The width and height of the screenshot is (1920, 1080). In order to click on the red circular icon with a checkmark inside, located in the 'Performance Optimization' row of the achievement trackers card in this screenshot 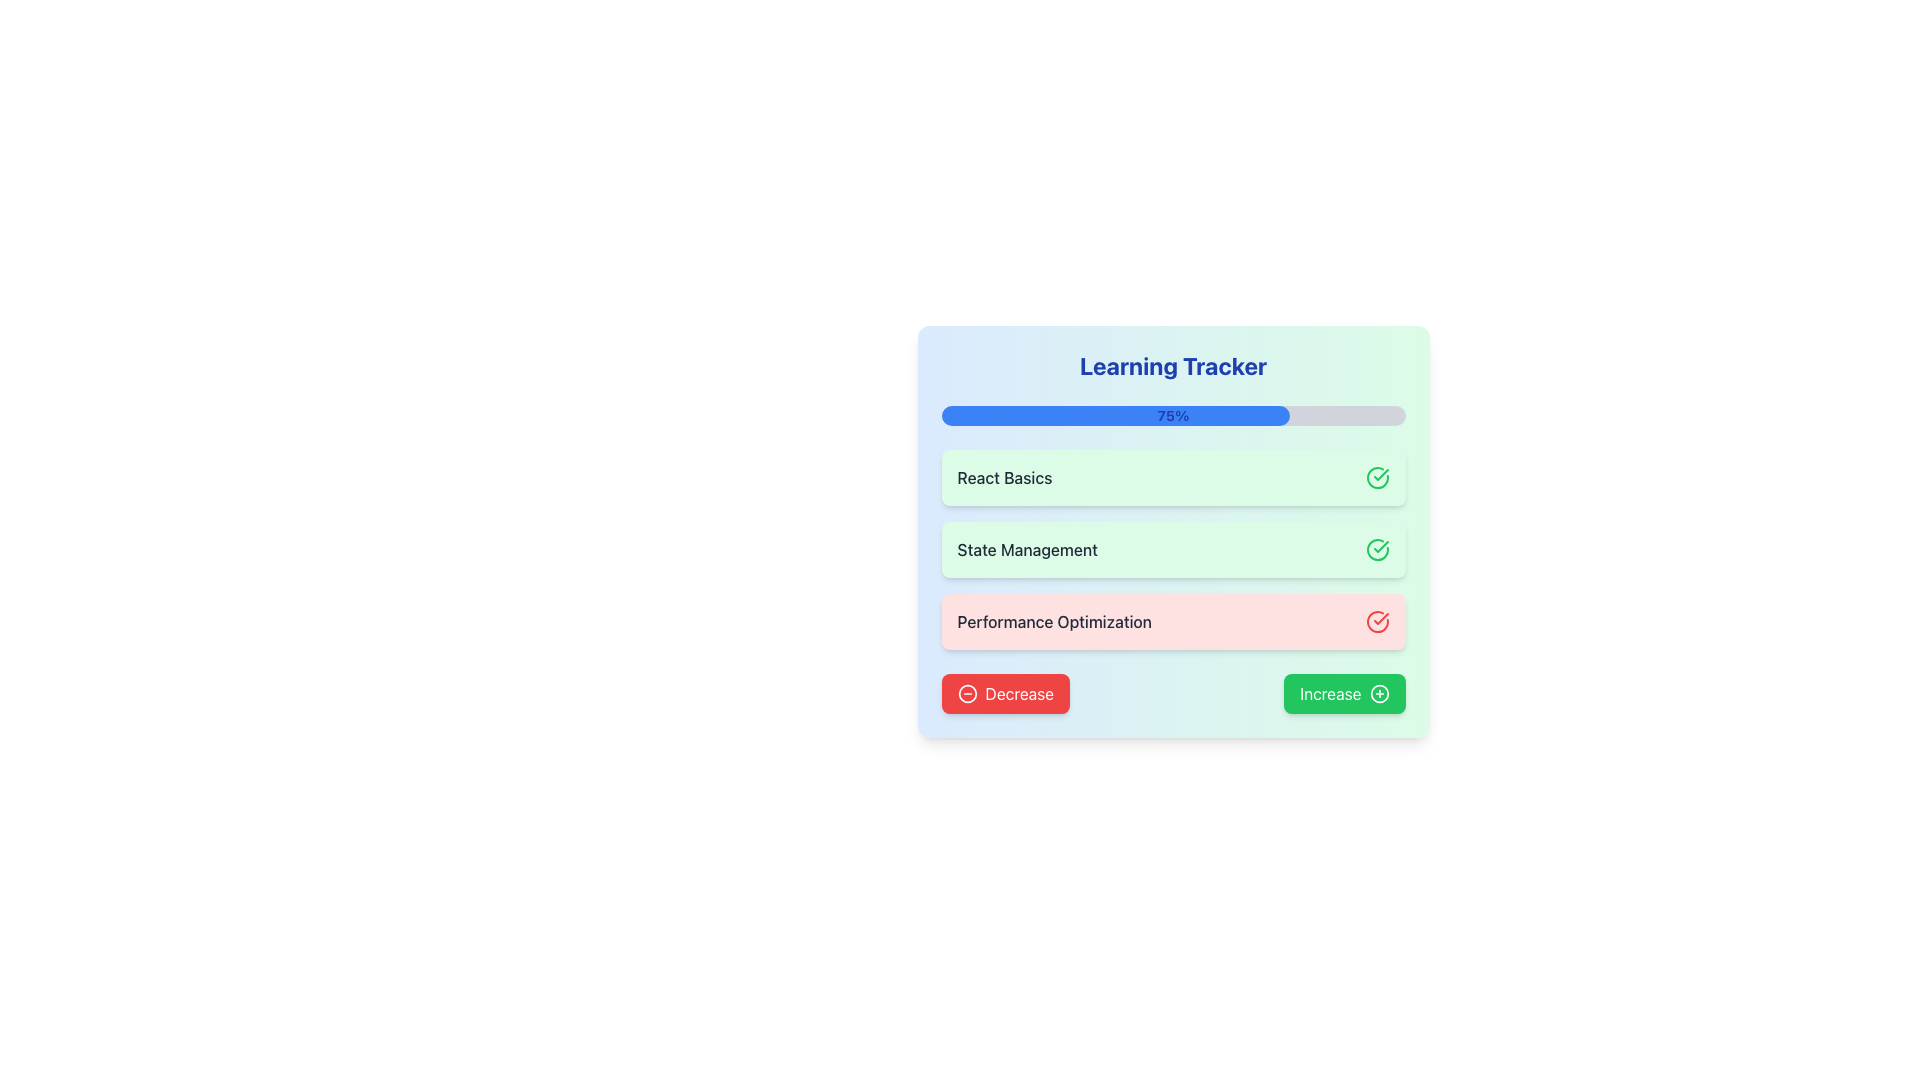, I will do `click(1376, 620)`.